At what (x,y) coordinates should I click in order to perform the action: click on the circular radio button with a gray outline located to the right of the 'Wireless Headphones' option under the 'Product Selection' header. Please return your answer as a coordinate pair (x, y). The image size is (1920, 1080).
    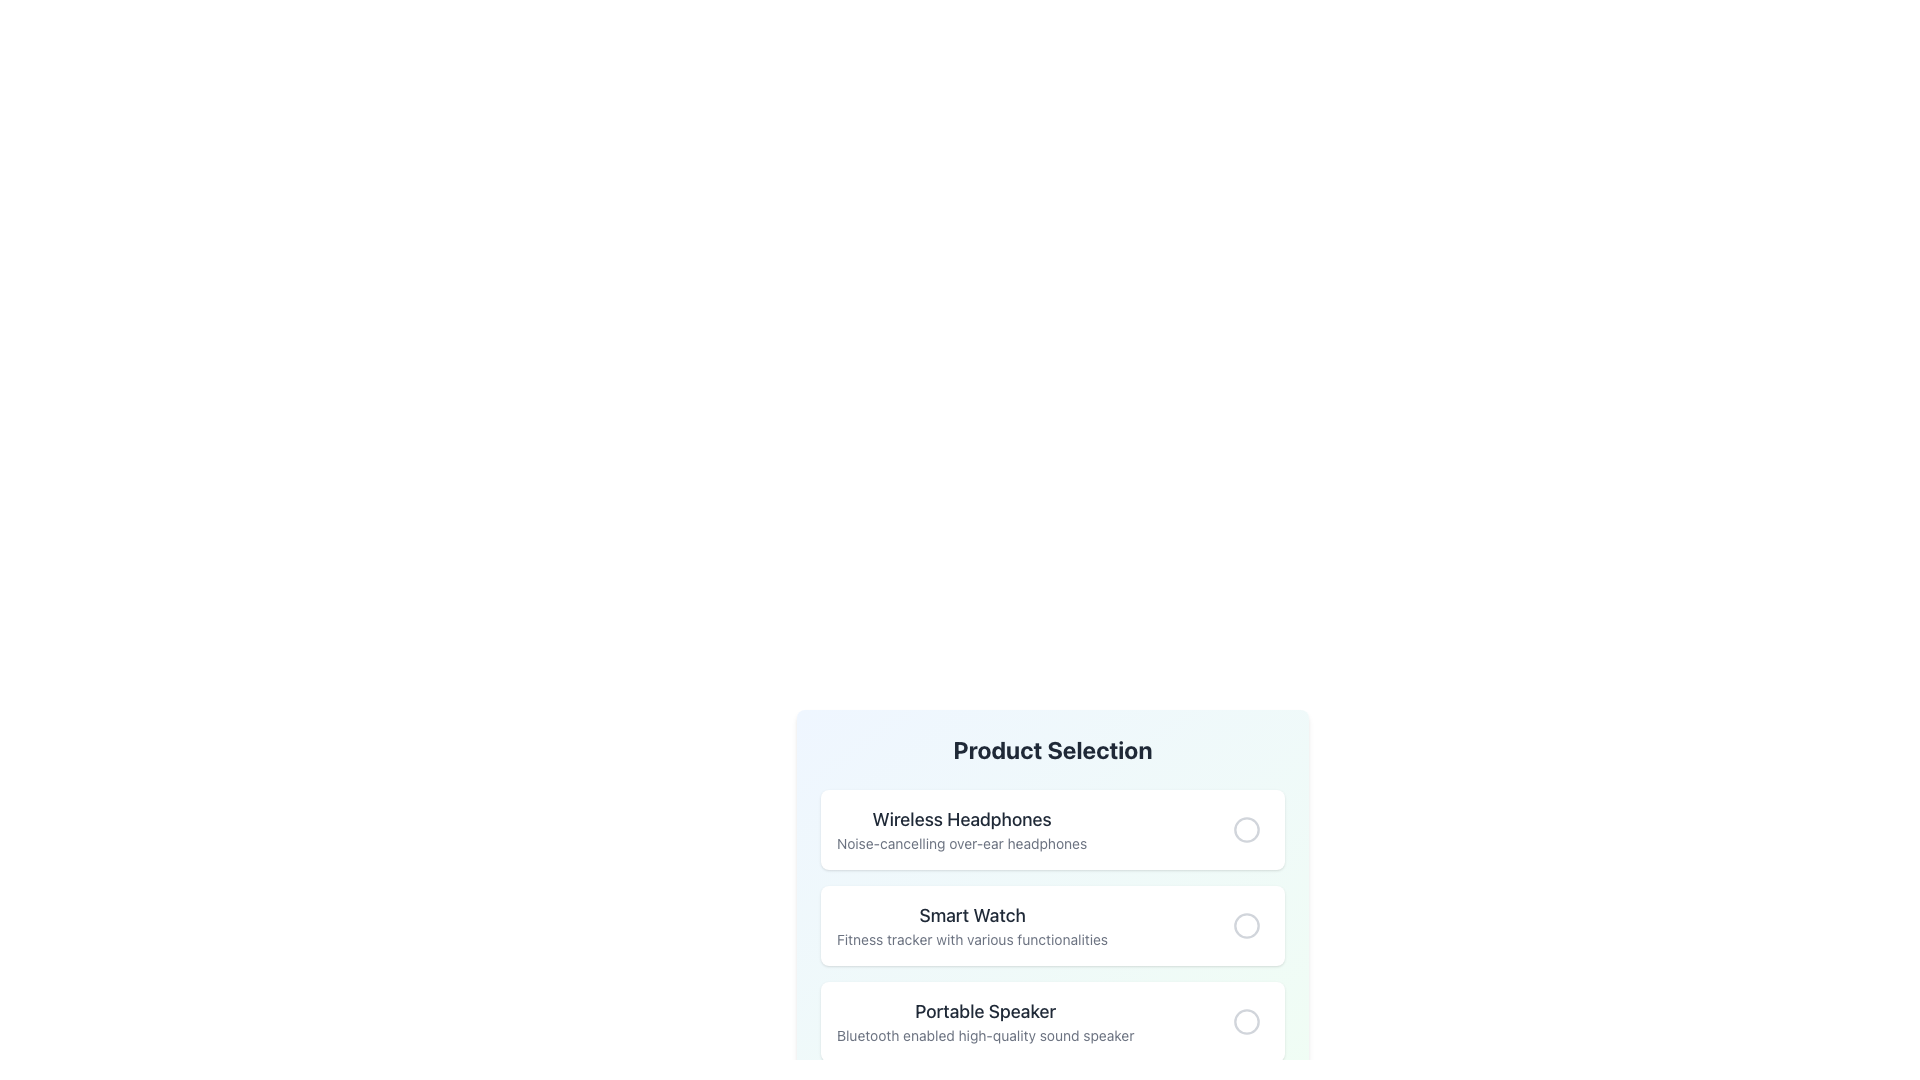
    Looking at the image, I should click on (1246, 829).